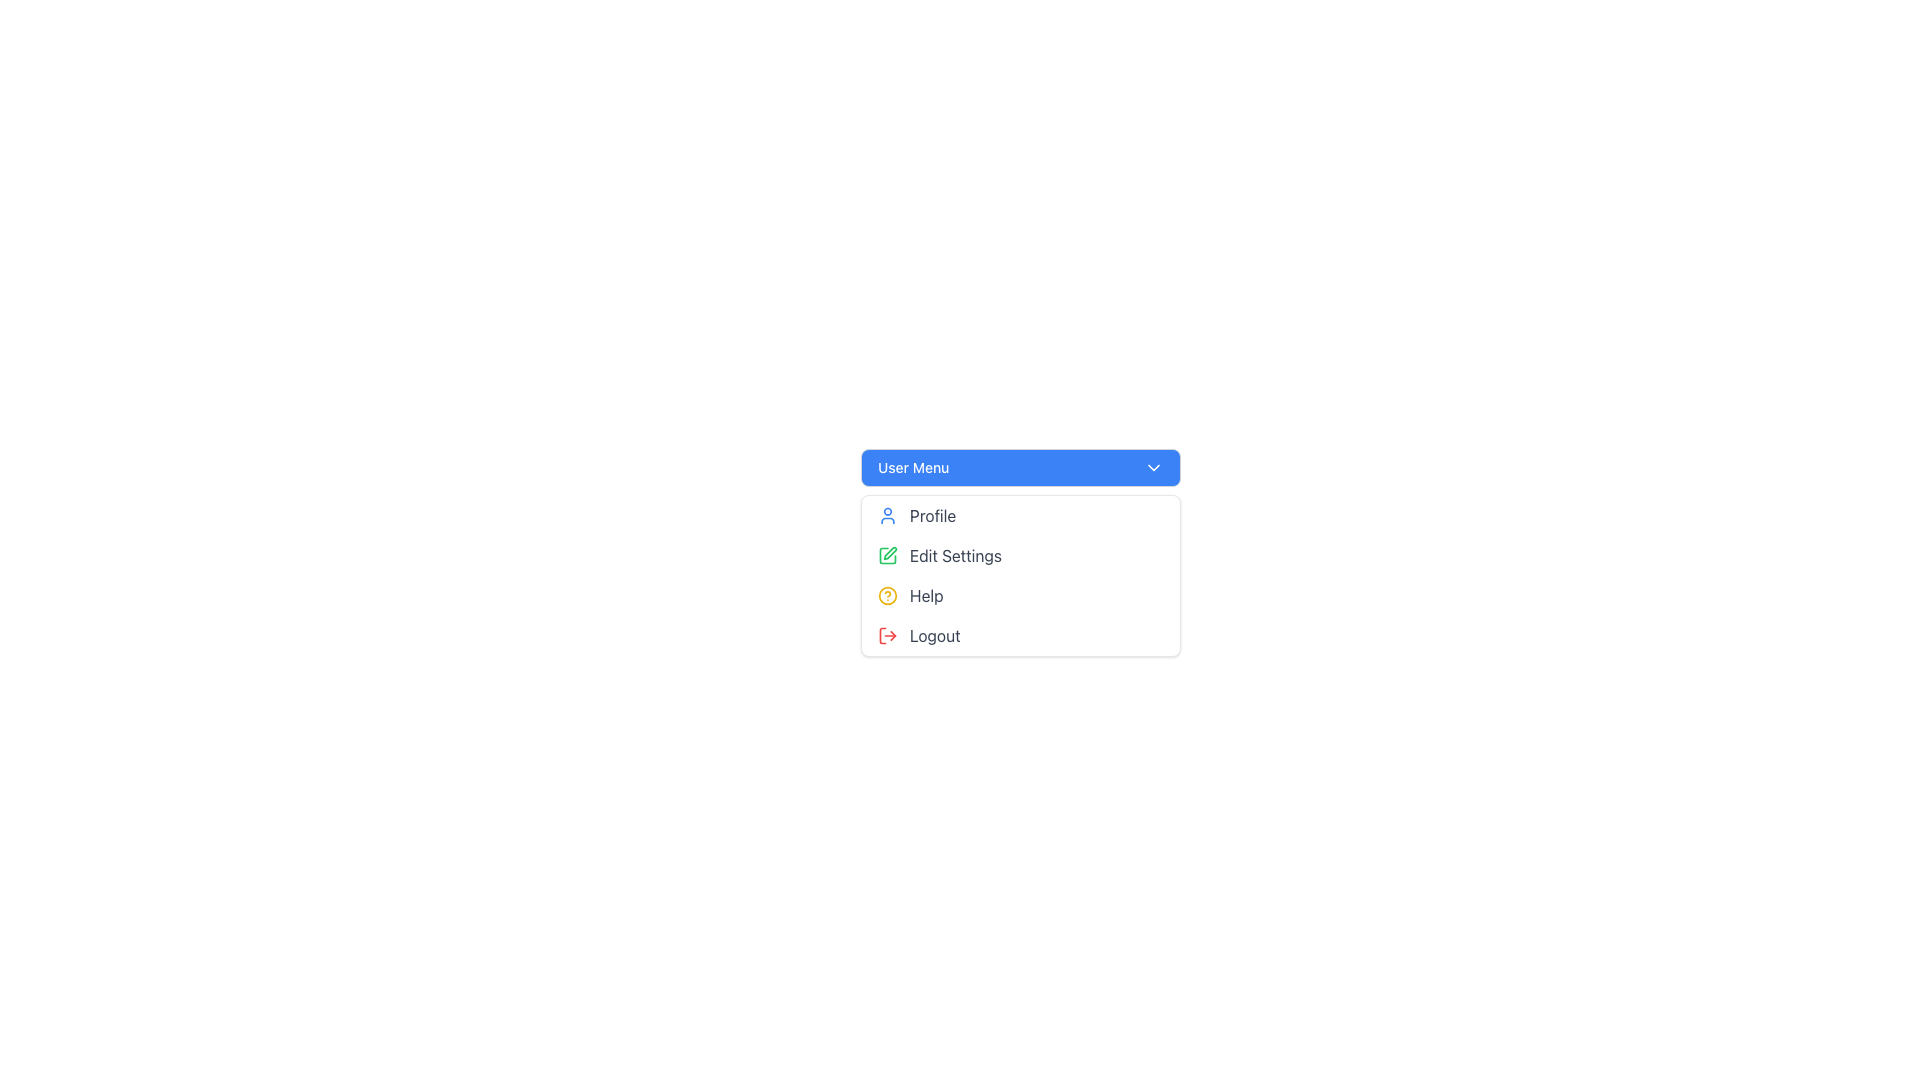 The height and width of the screenshot is (1080, 1920). What do you see at coordinates (912, 467) in the screenshot?
I see `the 'User Menu' text label which is displayed in white on a blue background, styled with medium font weight, and positioned within a rounded rectangle in the top-center region of the user interface` at bounding box center [912, 467].